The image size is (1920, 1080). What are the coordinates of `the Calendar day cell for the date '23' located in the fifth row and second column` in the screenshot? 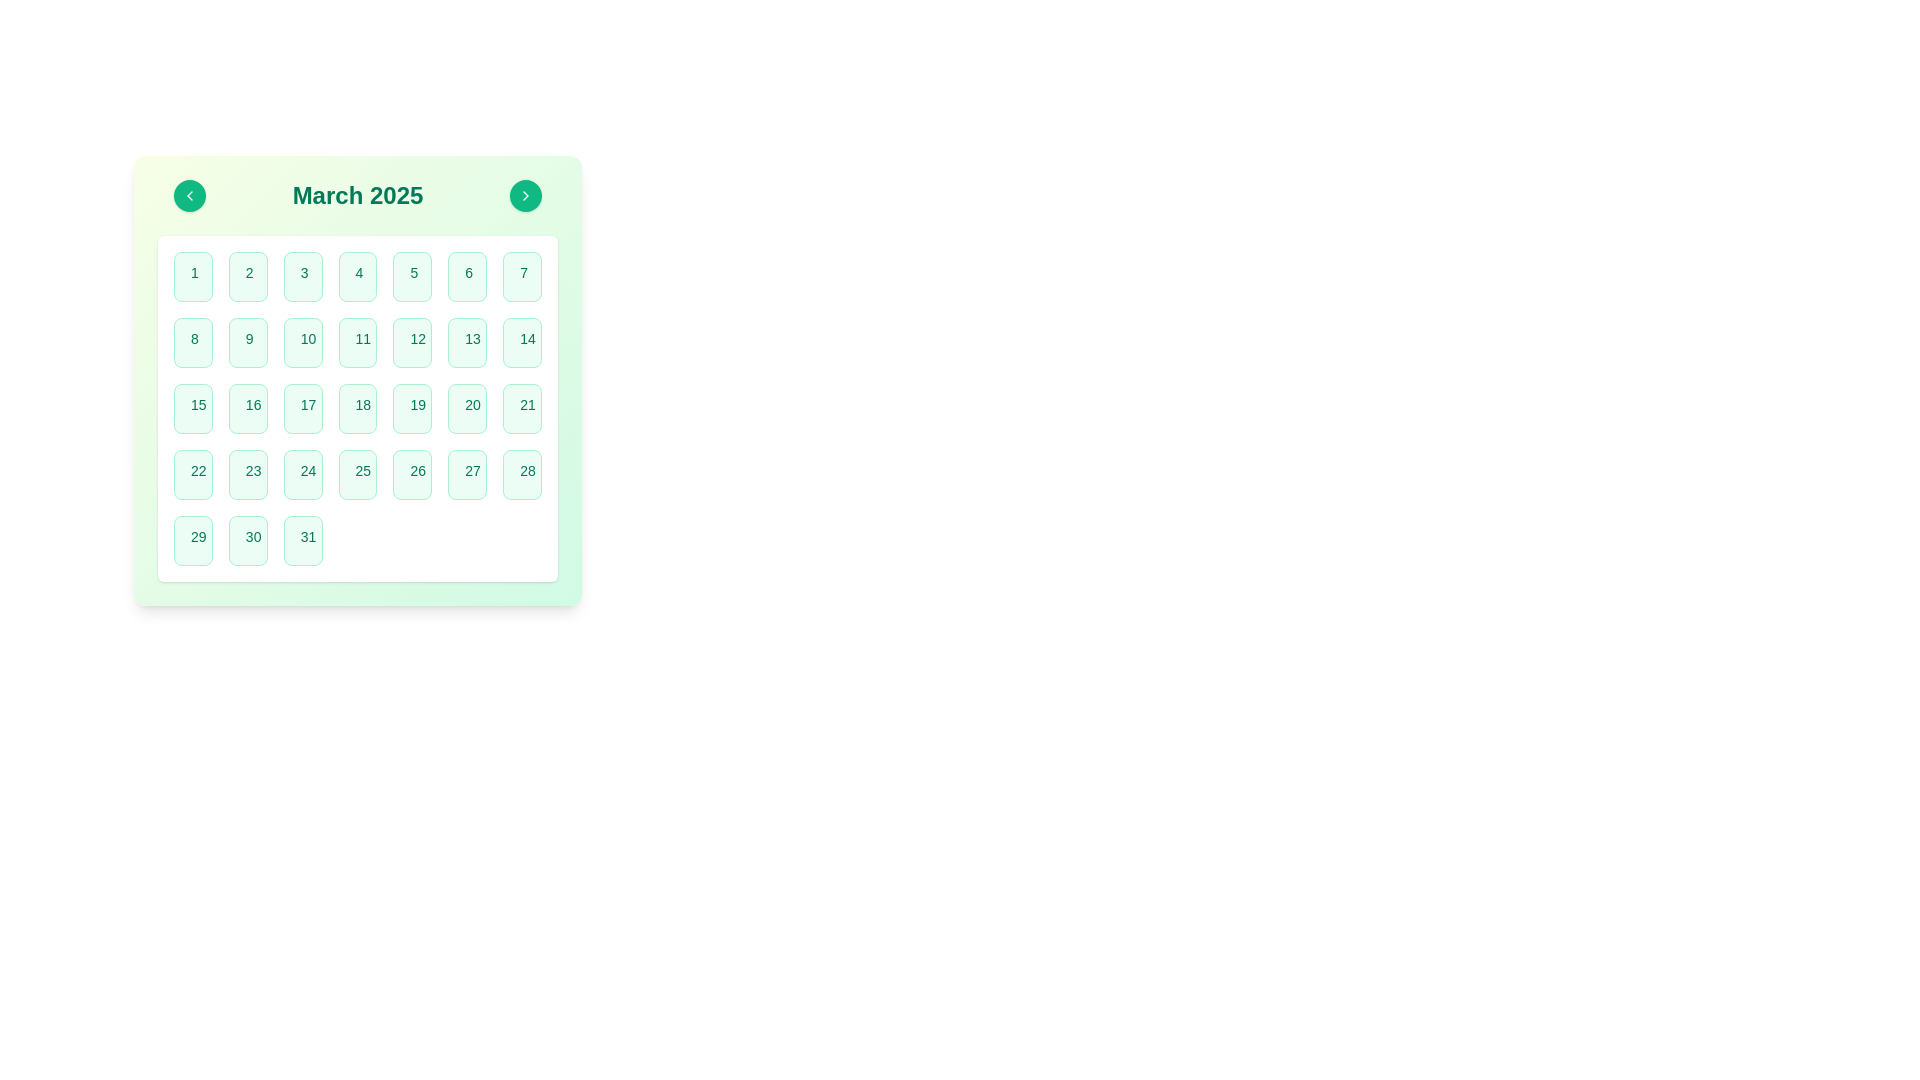 It's located at (247, 474).